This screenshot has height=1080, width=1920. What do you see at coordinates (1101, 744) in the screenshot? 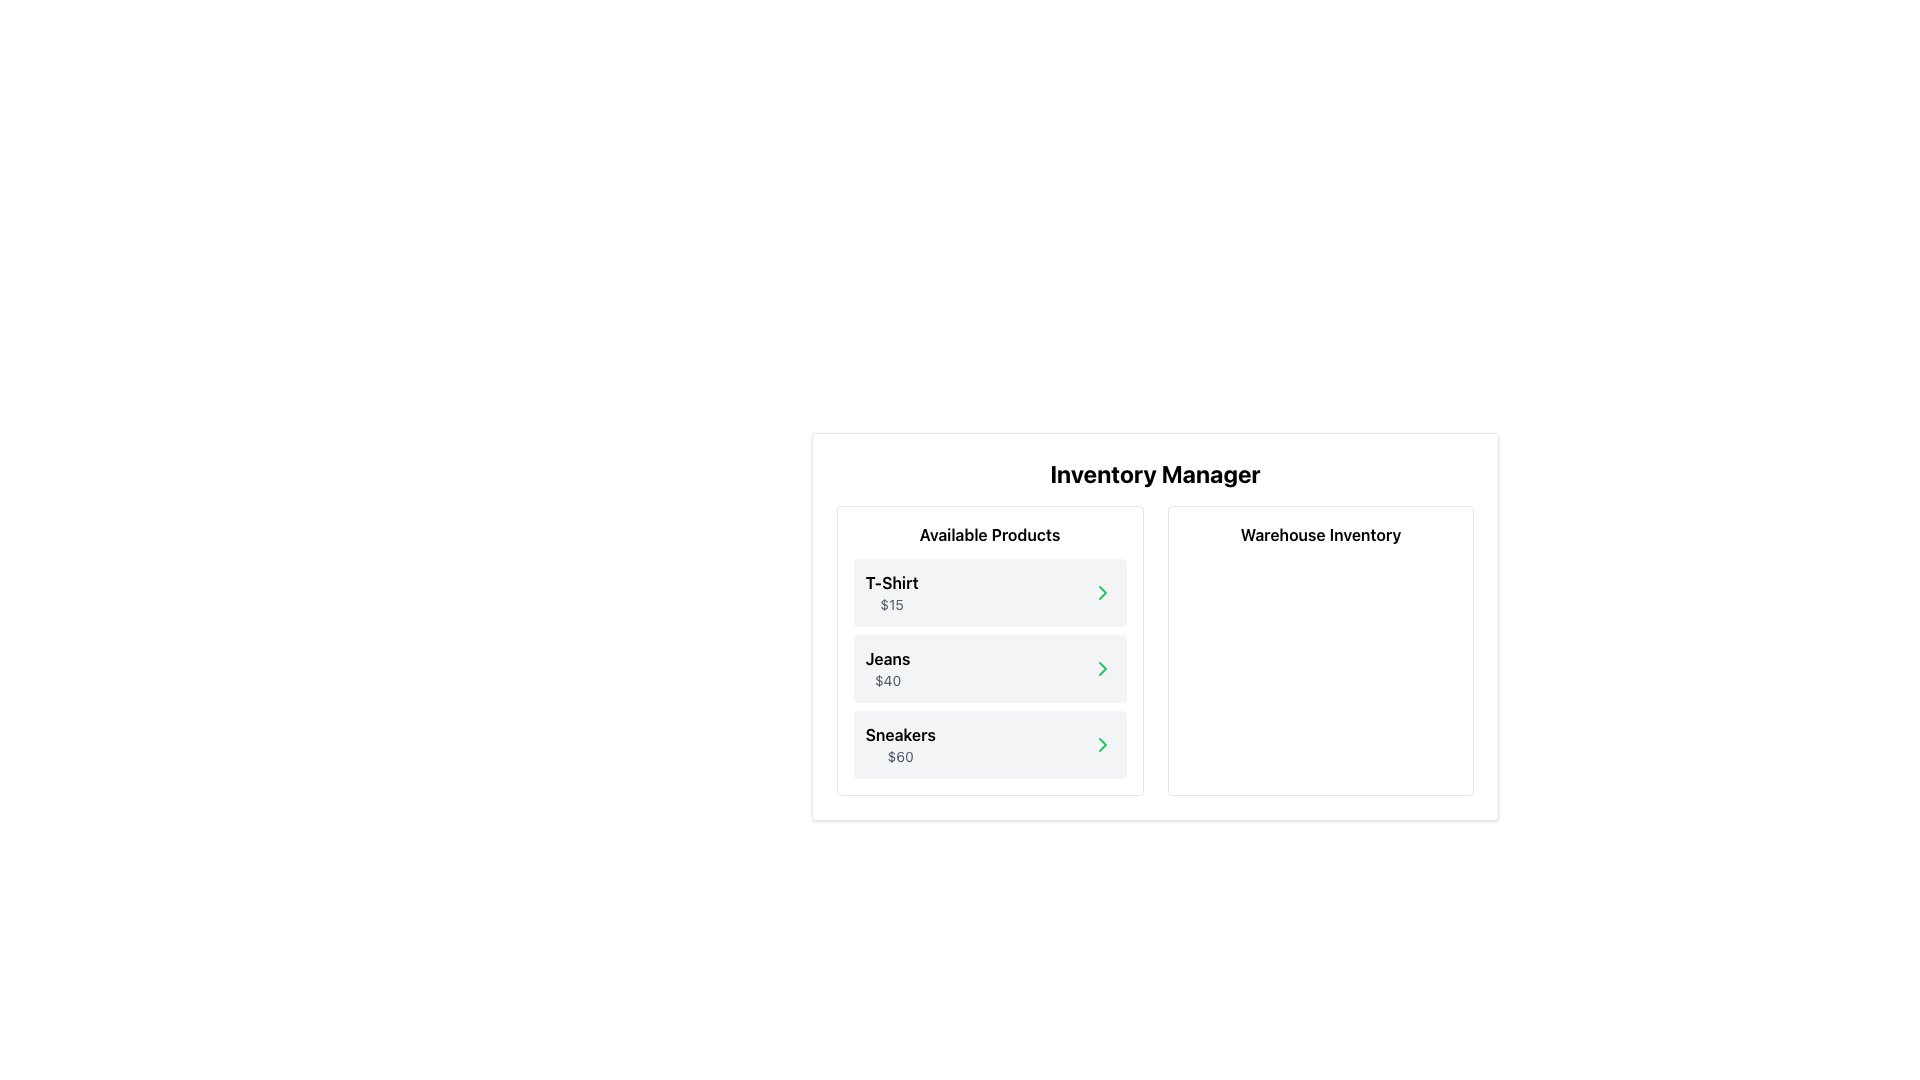
I see `the navigation icon for the 'Jeans - $40' item in the 'Available Products' section of the 'Inventory Manager'` at bounding box center [1101, 744].